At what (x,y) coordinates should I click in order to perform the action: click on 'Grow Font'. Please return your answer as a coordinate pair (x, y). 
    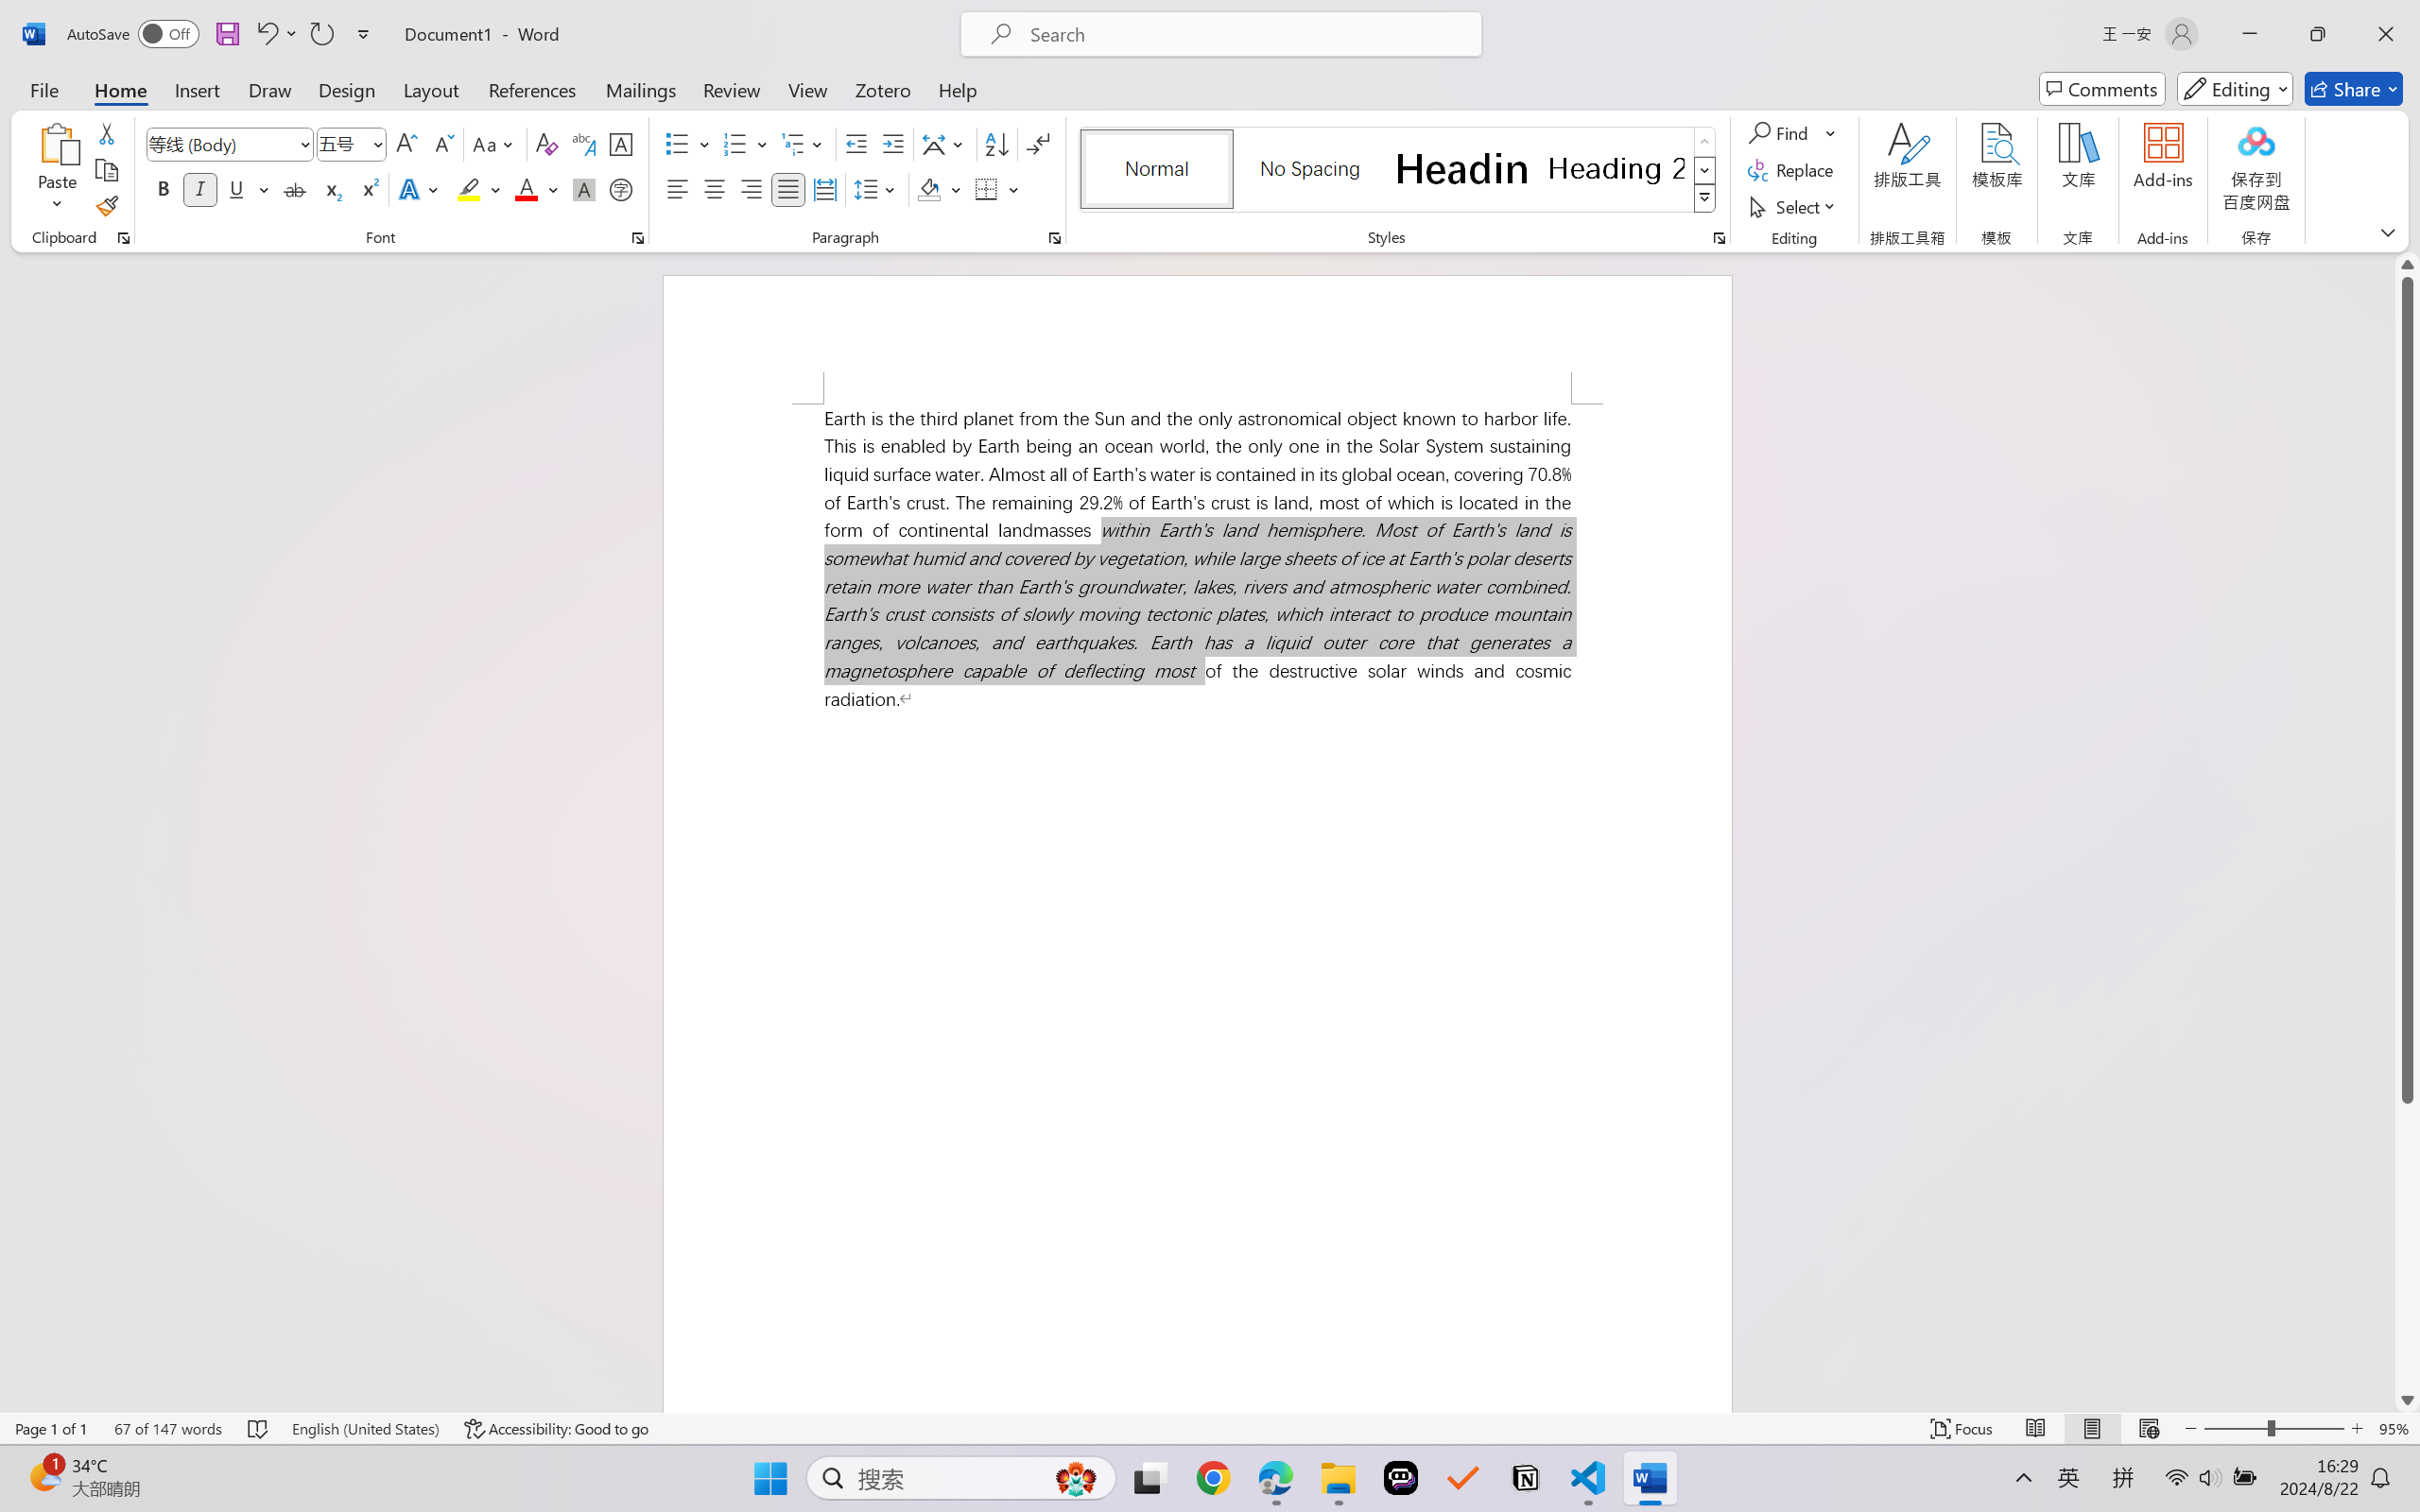
    Looking at the image, I should click on (406, 144).